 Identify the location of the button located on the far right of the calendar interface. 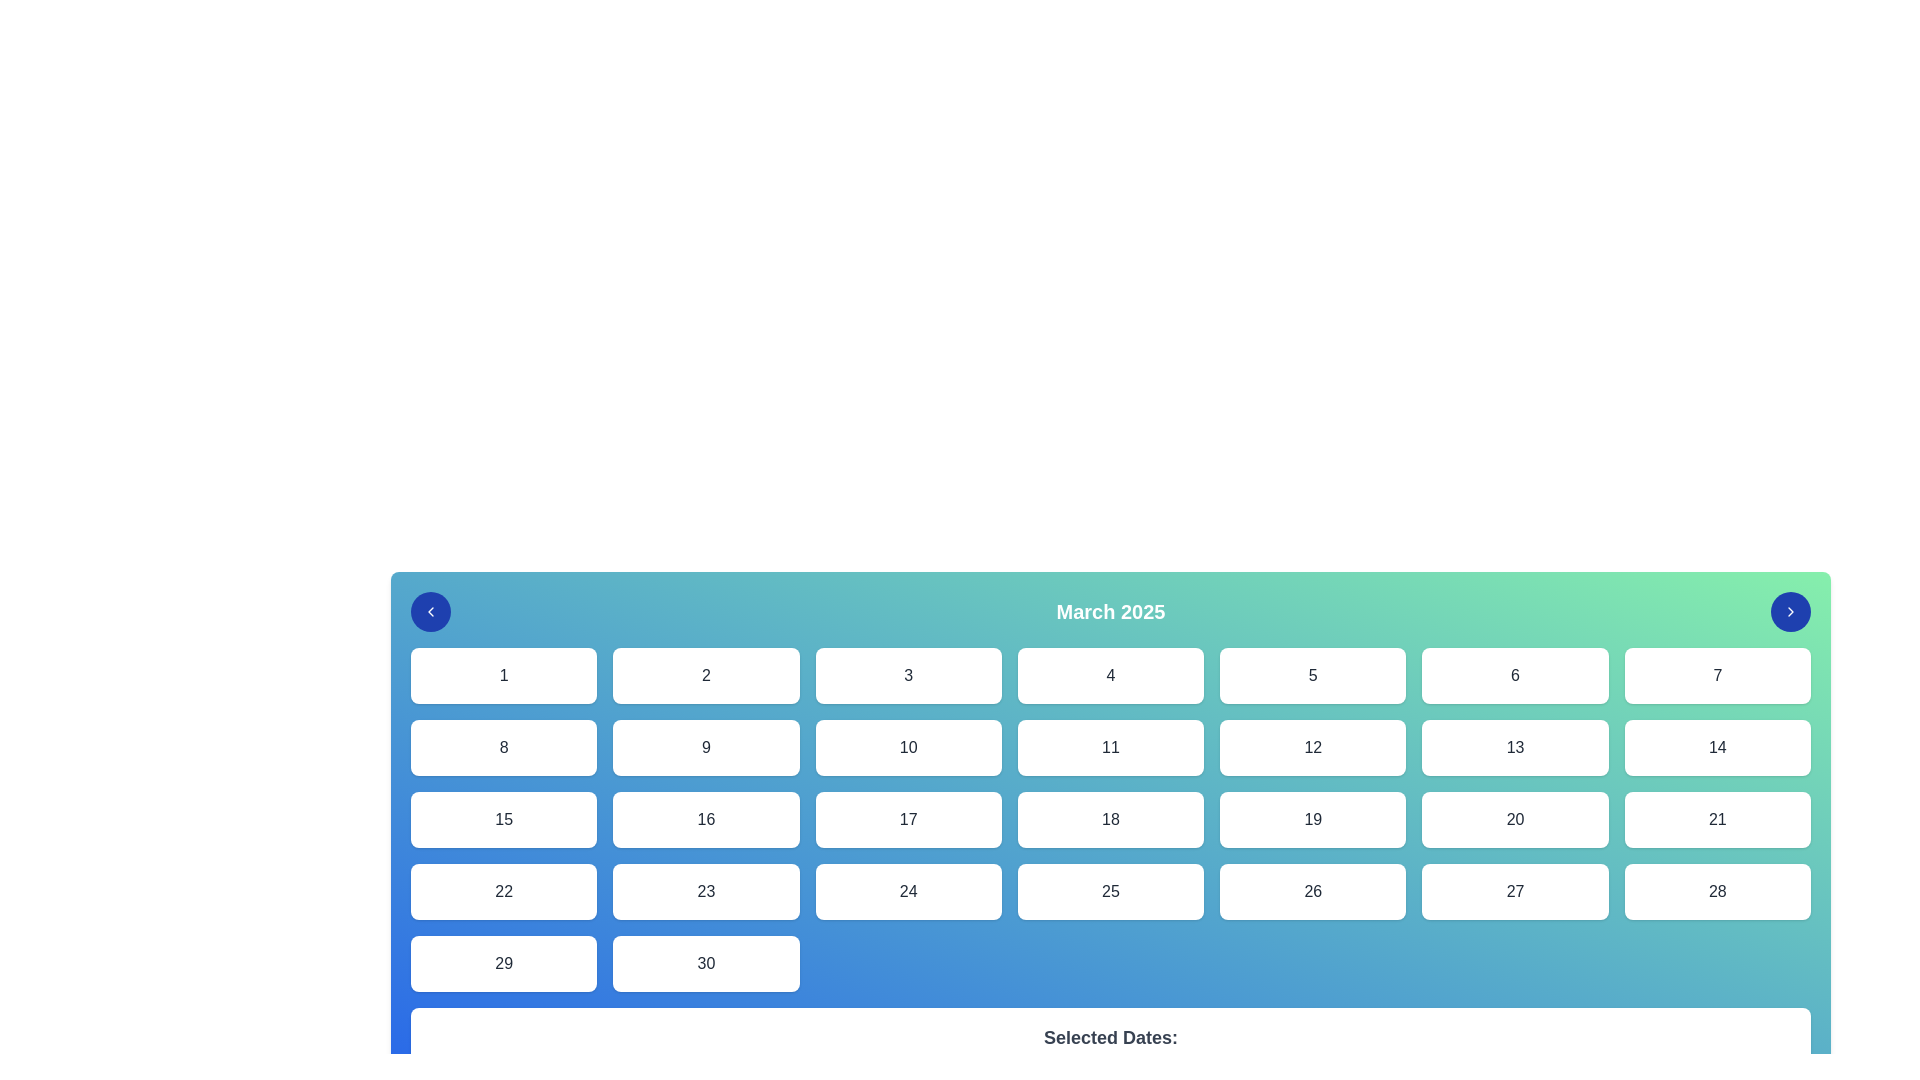
(1790, 611).